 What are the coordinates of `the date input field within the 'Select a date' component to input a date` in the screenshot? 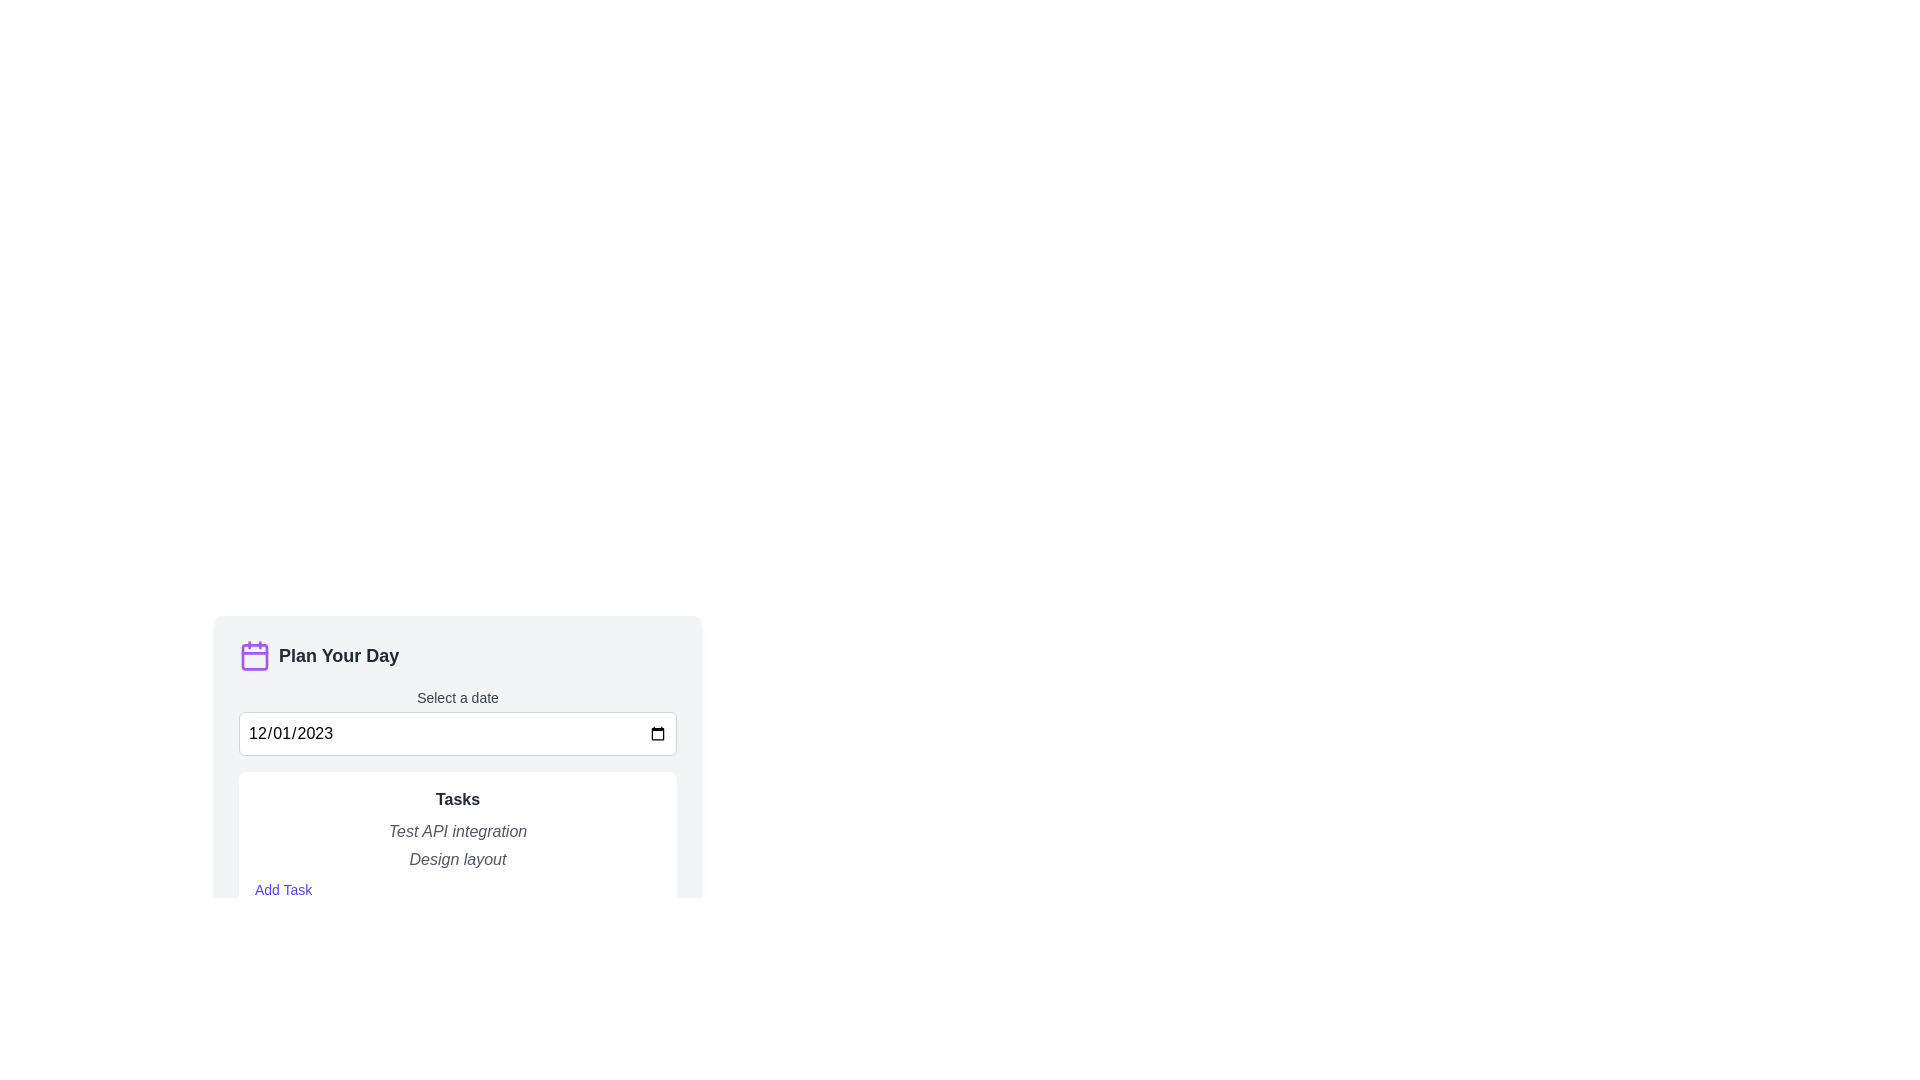 It's located at (456, 721).